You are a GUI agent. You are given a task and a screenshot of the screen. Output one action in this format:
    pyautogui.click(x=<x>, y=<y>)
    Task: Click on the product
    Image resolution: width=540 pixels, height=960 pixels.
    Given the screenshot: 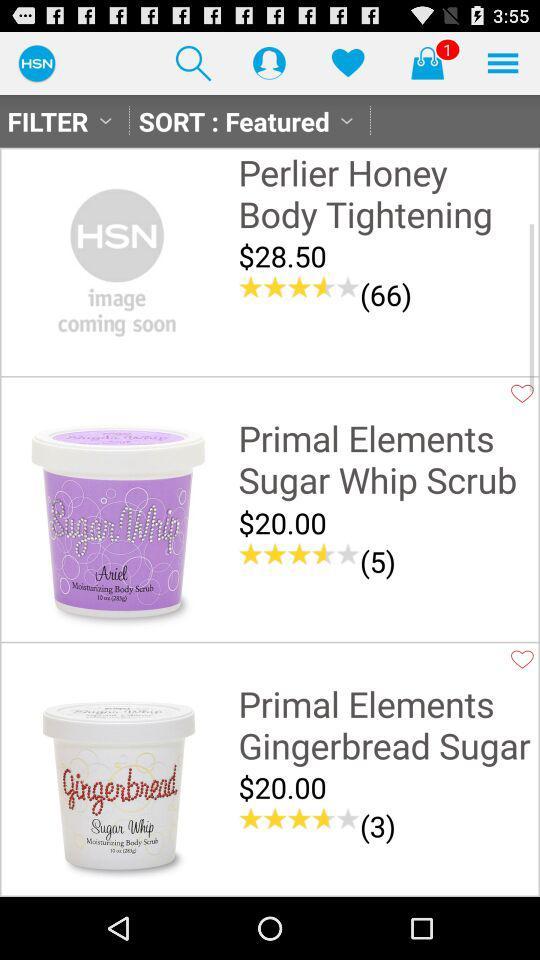 What is the action you would take?
    pyautogui.click(x=522, y=392)
    